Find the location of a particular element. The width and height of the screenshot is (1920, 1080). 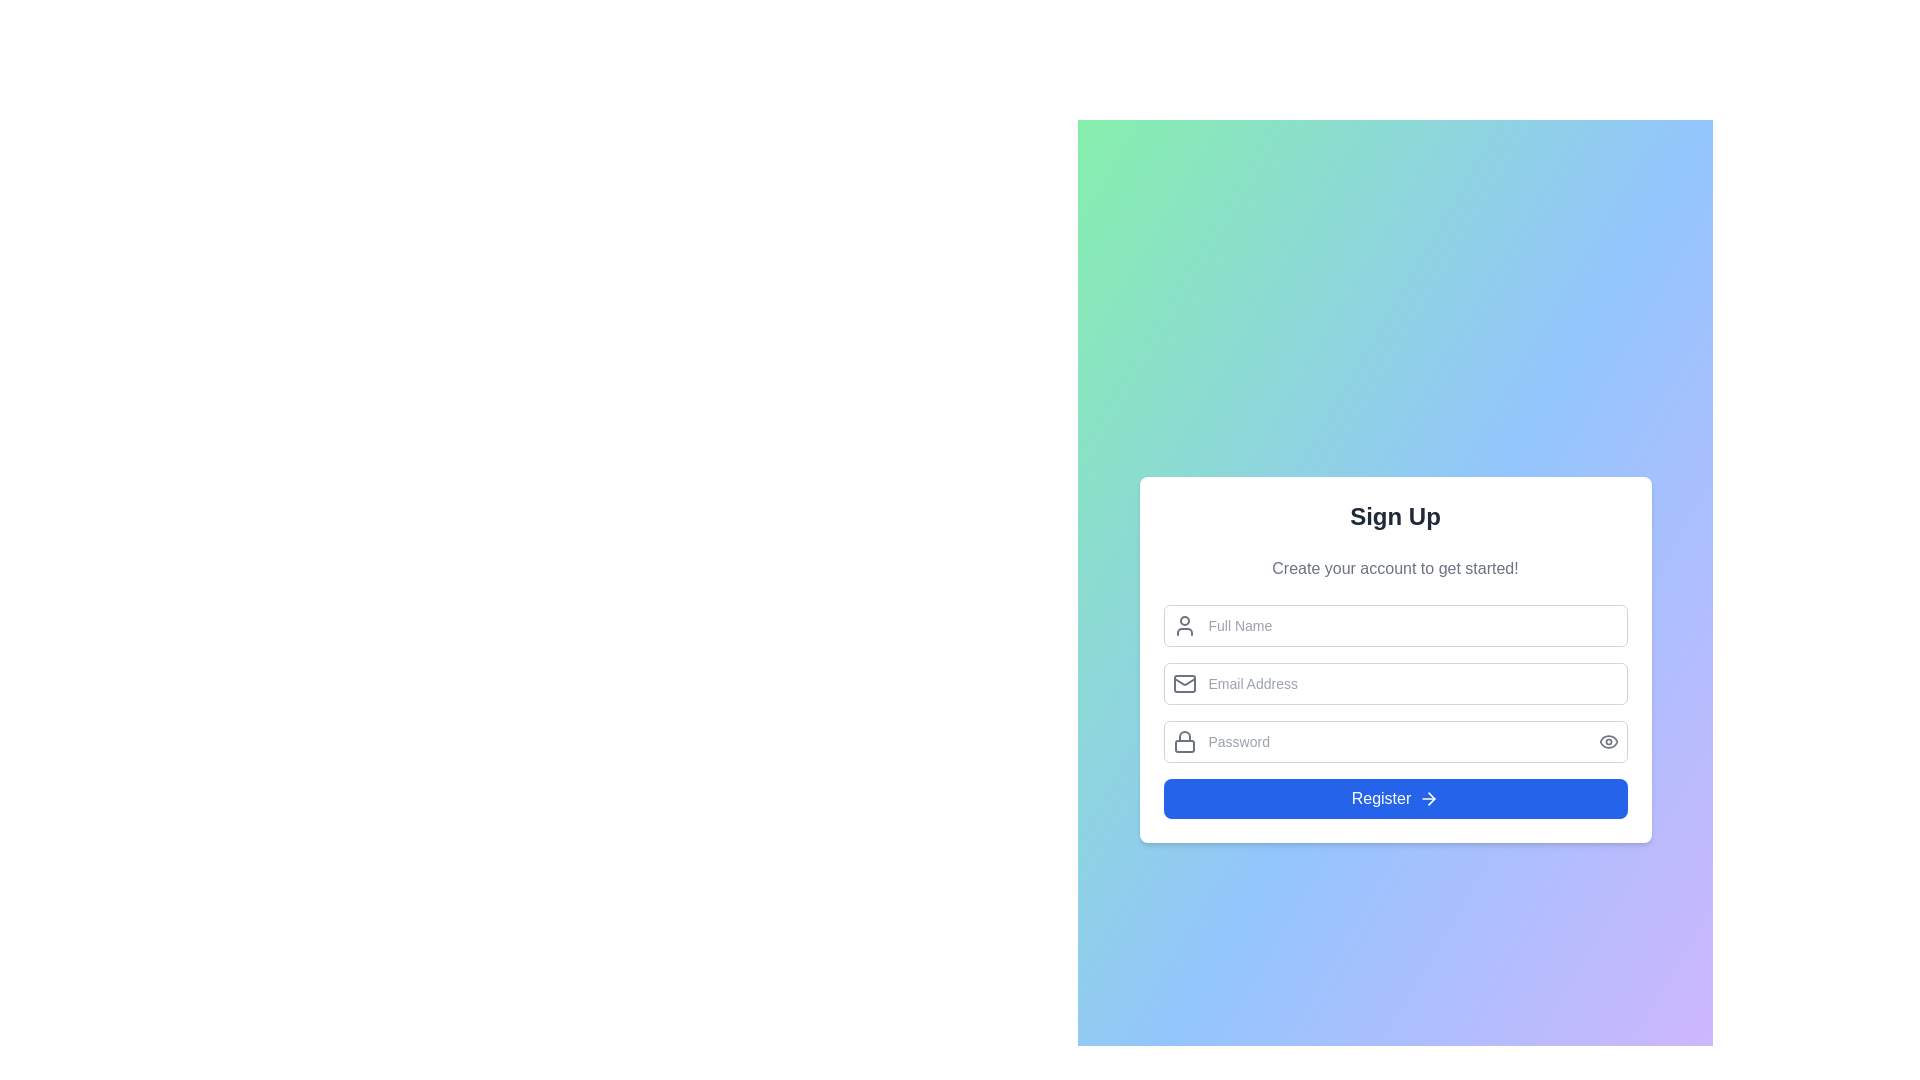

the lower rectangle of the padlock icon that represents the locked state adjacent to the password input field is located at coordinates (1184, 746).